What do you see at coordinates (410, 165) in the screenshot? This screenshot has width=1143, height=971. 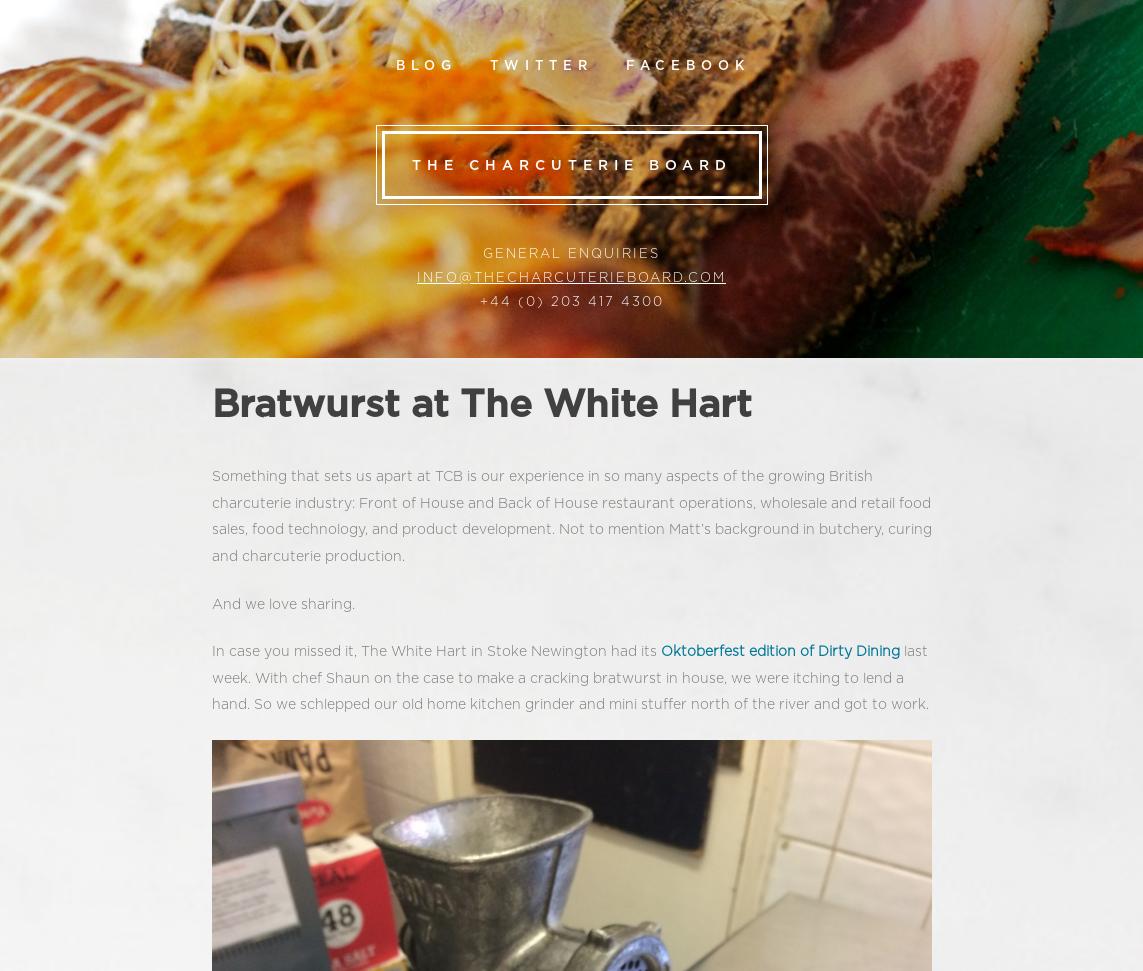 I see `'THE CHARCUTERIE BOARD'` at bounding box center [410, 165].